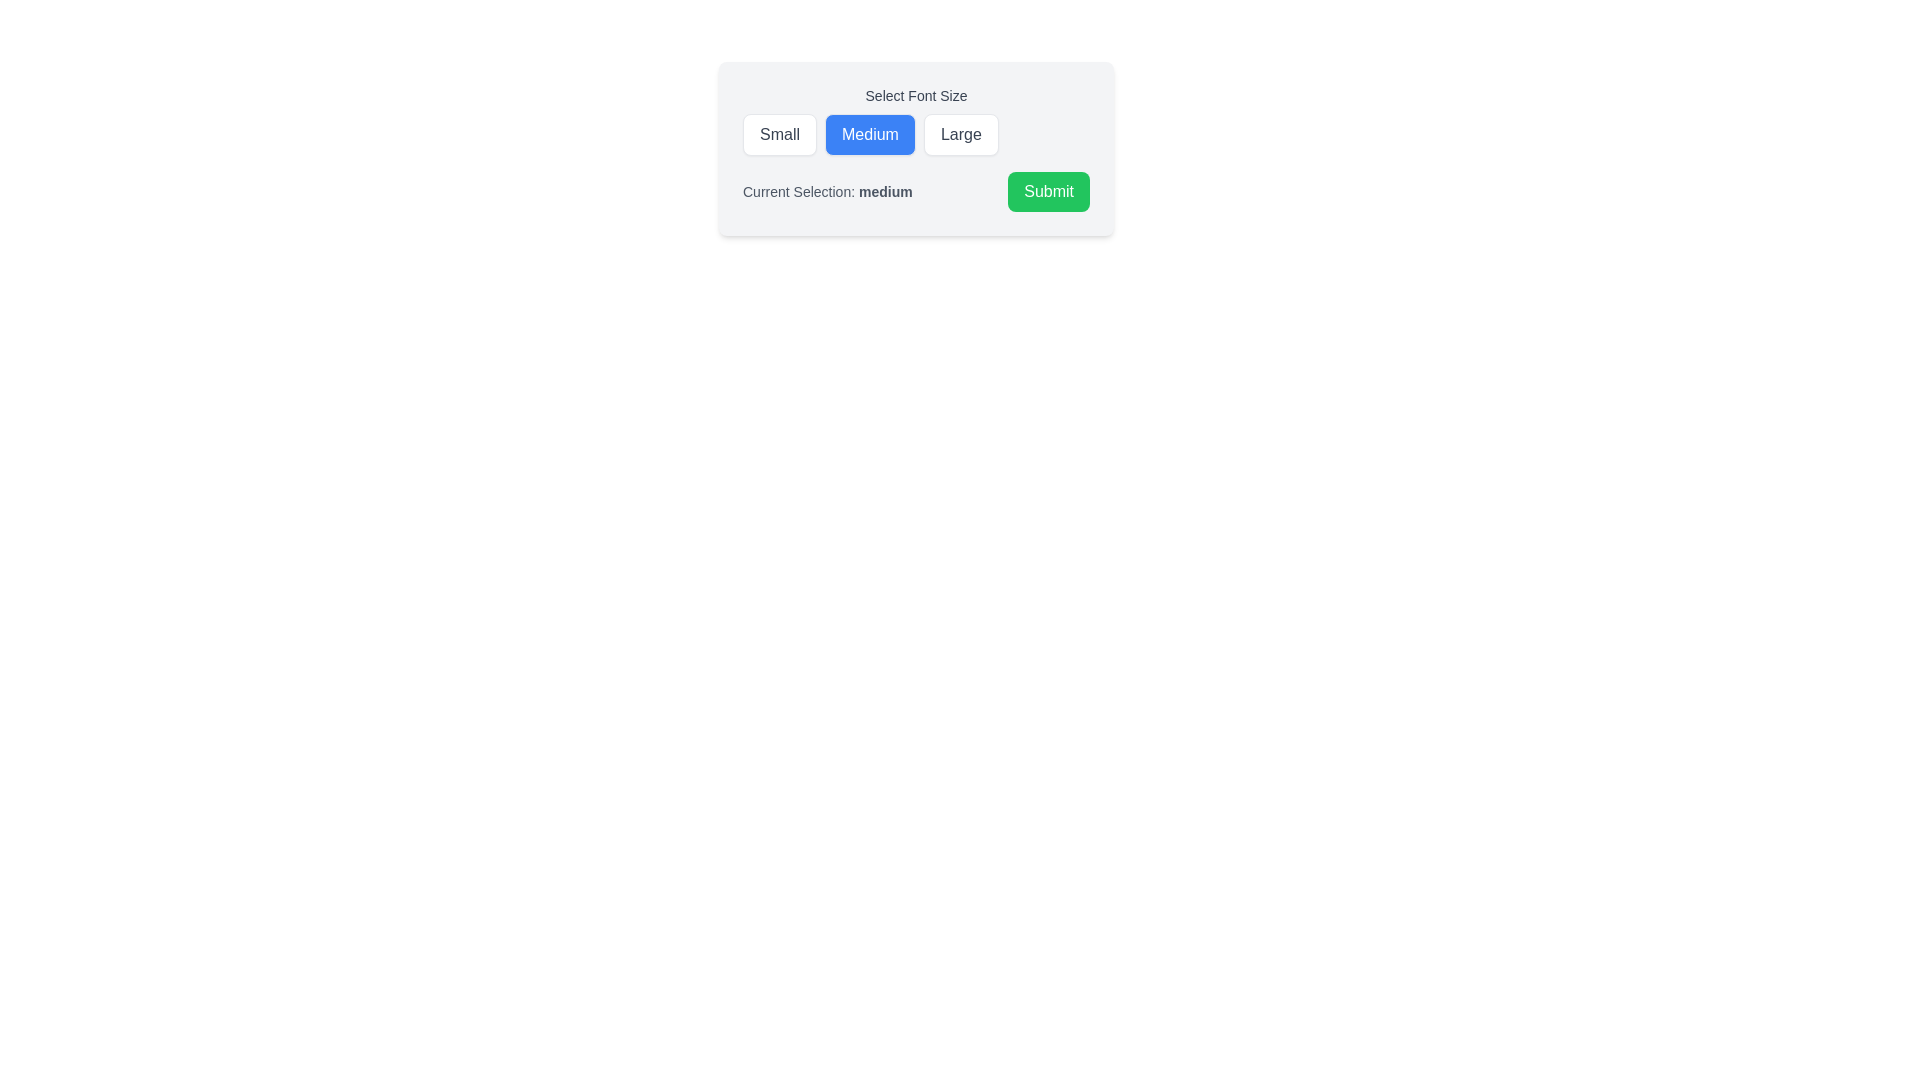 The image size is (1920, 1080). Describe the element at coordinates (870, 135) in the screenshot. I see `the 'Medium' size button, which is the second button in a group of three labeled 'Small', 'Medium', and 'Large'` at that location.